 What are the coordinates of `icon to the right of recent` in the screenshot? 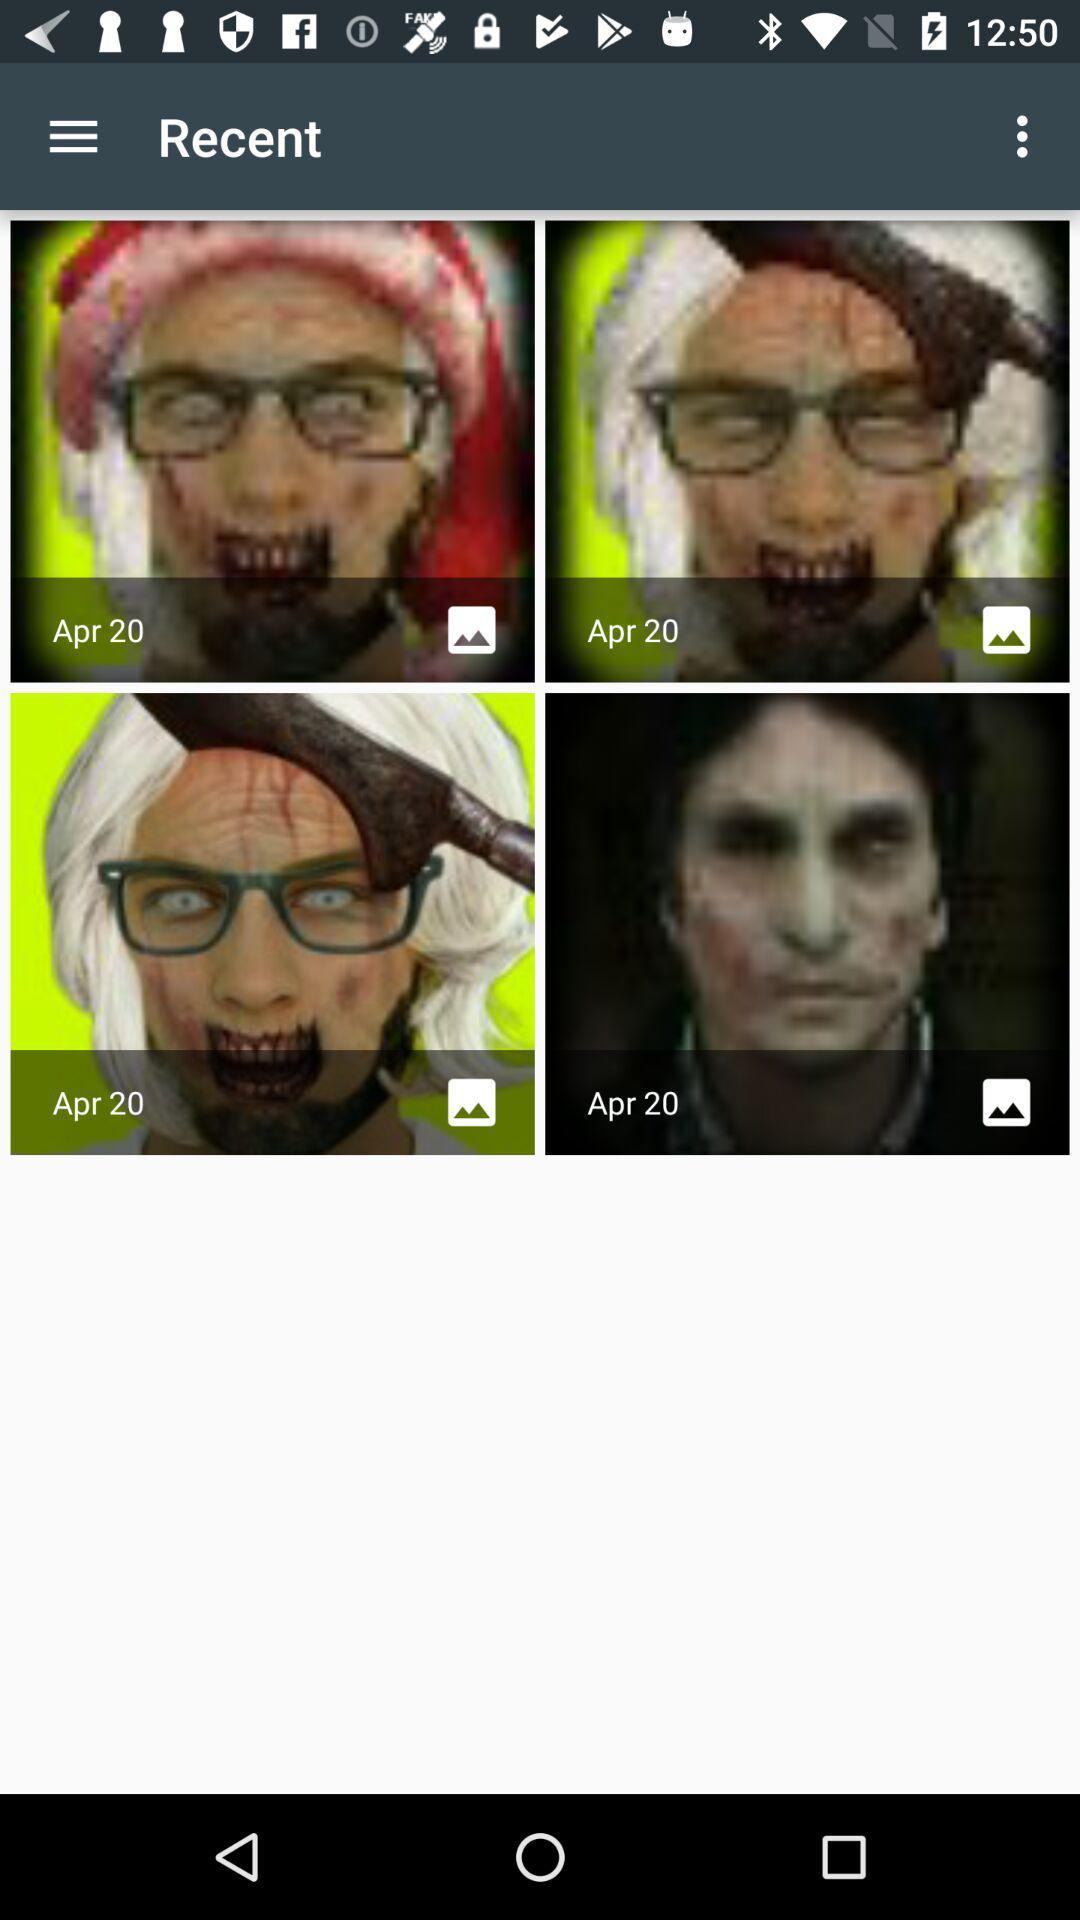 It's located at (1027, 135).